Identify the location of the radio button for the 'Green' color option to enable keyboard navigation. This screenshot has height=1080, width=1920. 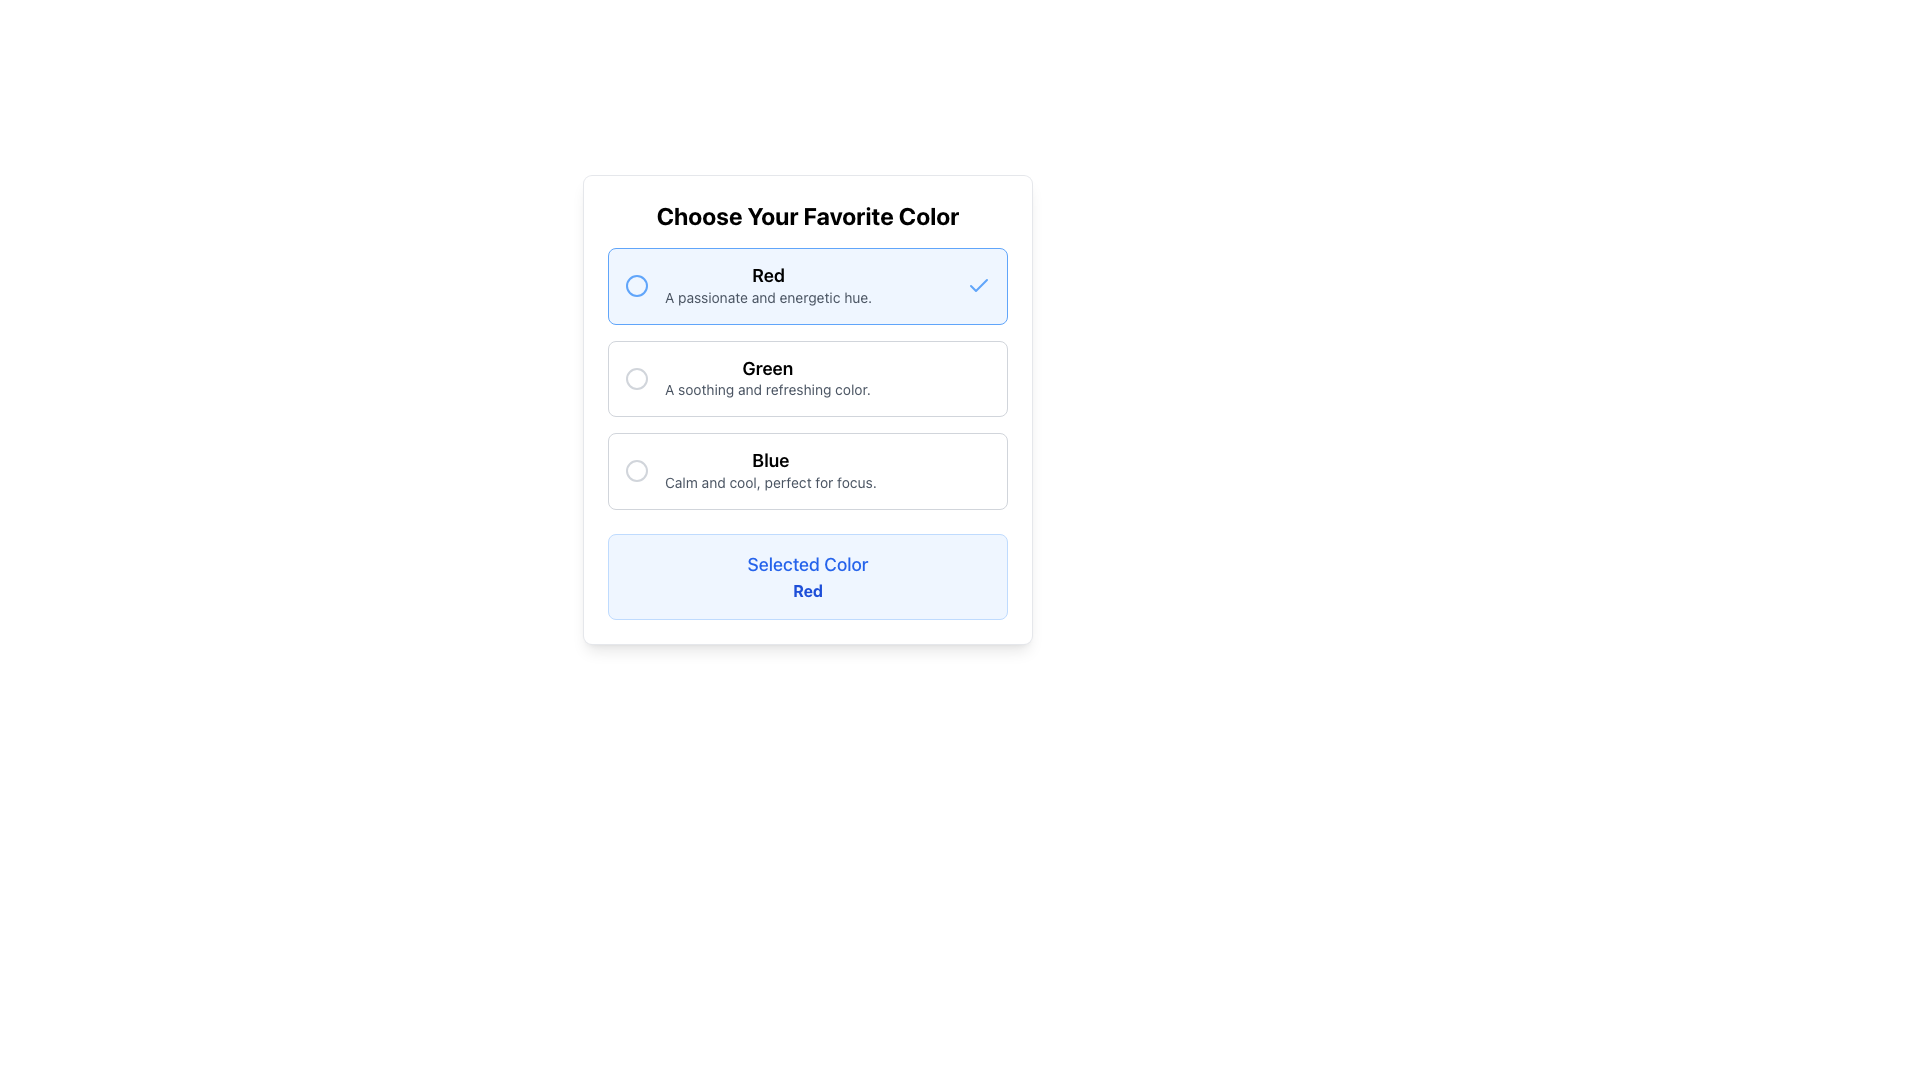
(636, 378).